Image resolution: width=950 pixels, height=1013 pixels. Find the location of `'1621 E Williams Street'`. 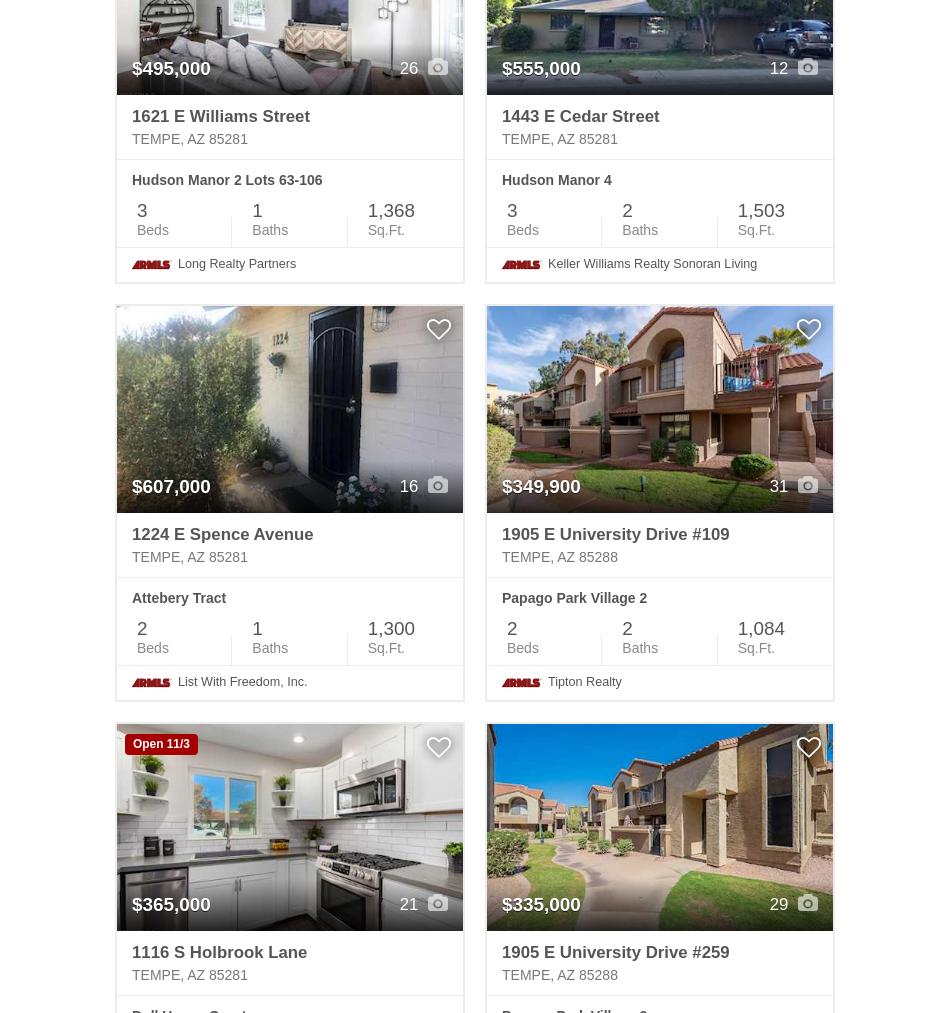

'1621 E Williams Street' is located at coordinates (220, 115).